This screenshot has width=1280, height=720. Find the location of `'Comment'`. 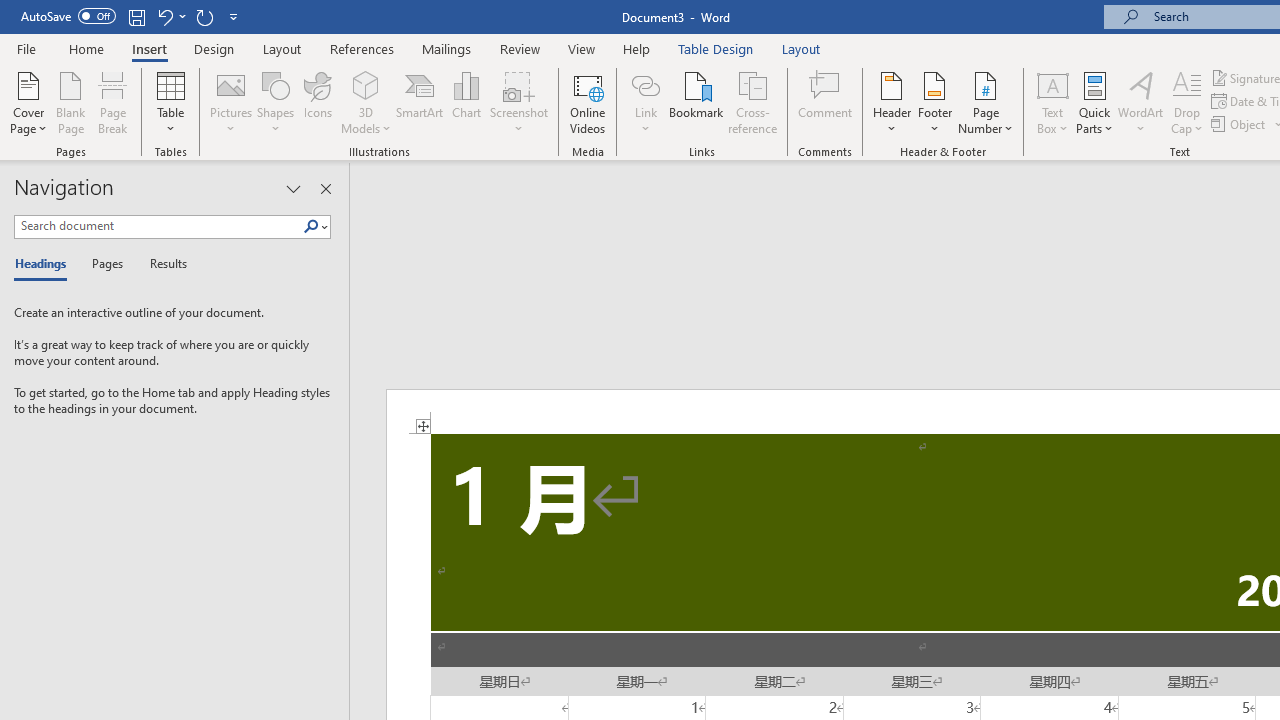

'Comment' is located at coordinates (825, 103).